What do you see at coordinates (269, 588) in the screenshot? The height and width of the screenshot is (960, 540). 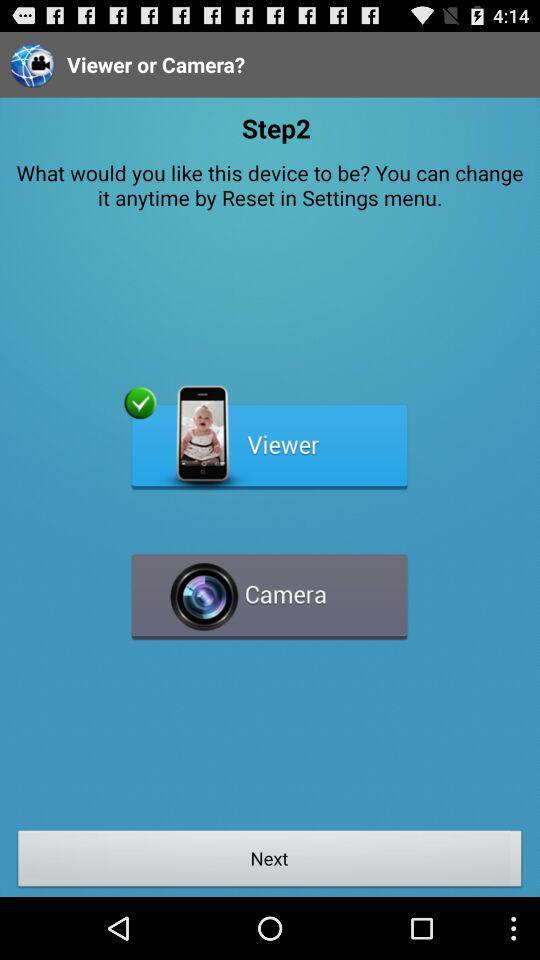 I see `open camera` at bounding box center [269, 588].